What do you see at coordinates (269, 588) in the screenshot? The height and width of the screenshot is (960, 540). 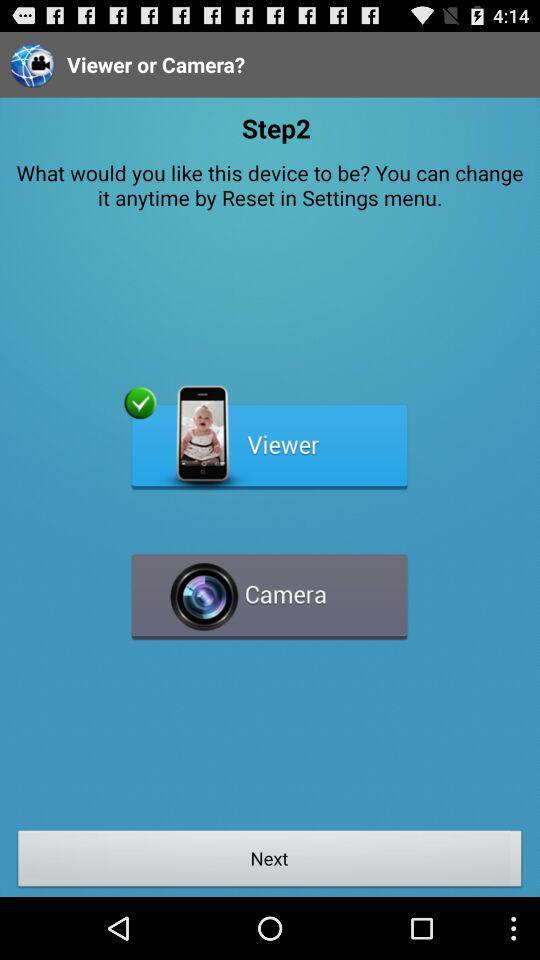 I see `open camera` at bounding box center [269, 588].